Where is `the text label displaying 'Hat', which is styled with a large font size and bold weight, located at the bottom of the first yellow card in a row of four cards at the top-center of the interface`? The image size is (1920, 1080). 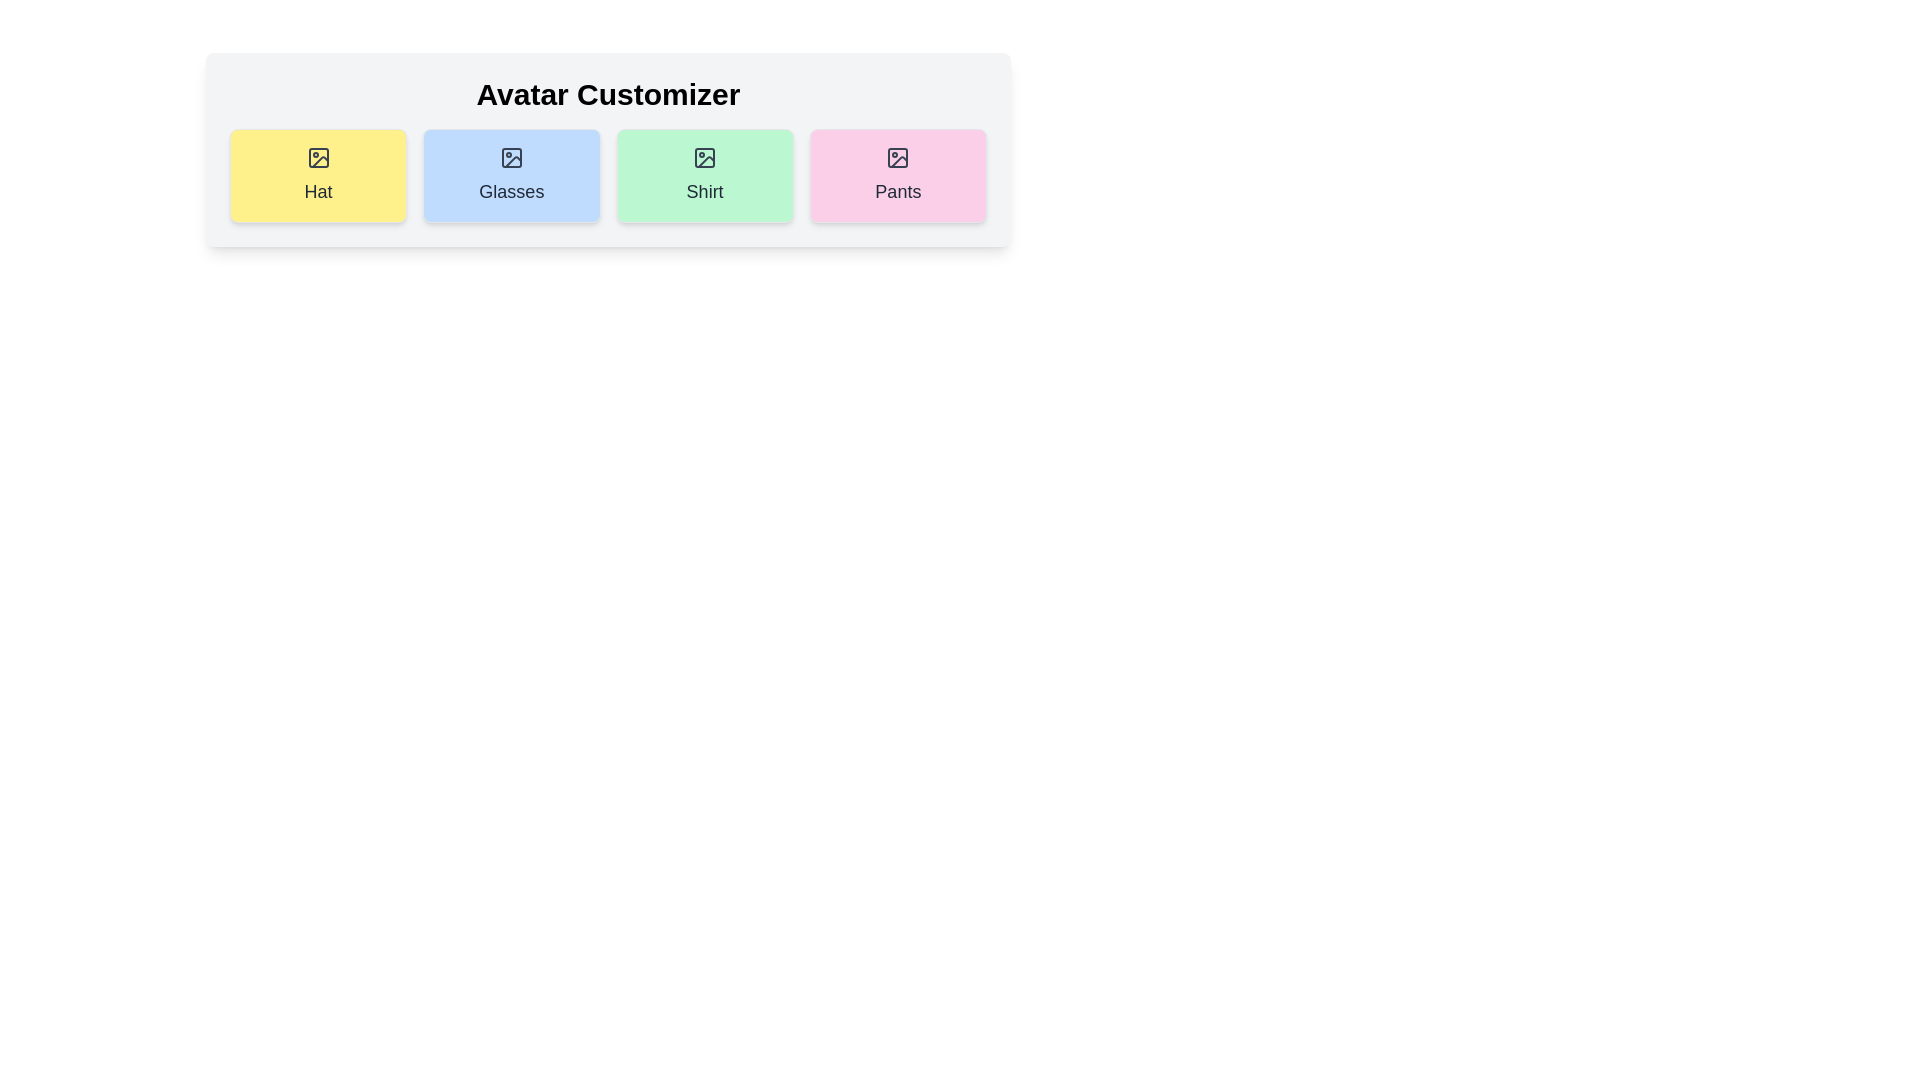
the text label displaying 'Hat', which is styled with a large font size and bold weight, located at the bottom of the first yellow card in a row of four cards at the top-center of the interface is located at coordinates (317, 192).